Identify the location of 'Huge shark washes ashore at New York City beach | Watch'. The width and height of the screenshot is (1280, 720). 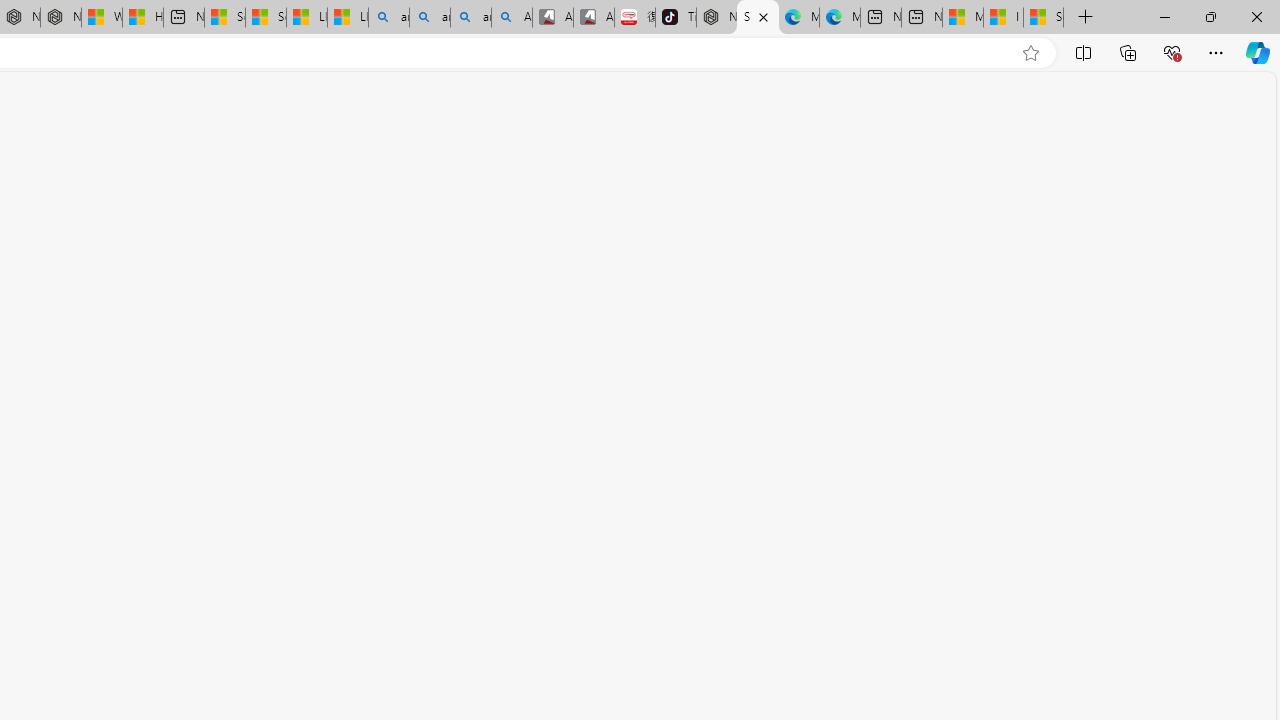
(141, 17).